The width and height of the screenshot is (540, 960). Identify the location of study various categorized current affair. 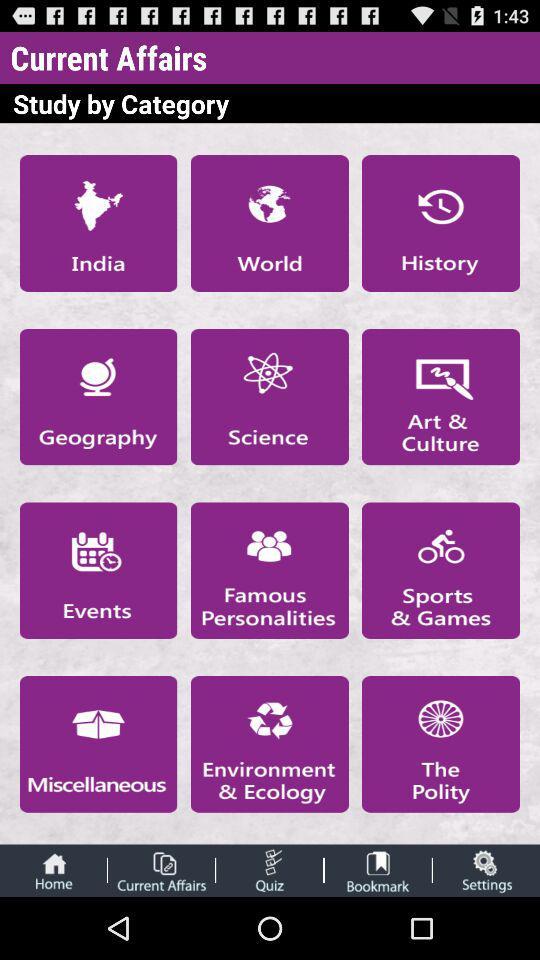
(160, 869).